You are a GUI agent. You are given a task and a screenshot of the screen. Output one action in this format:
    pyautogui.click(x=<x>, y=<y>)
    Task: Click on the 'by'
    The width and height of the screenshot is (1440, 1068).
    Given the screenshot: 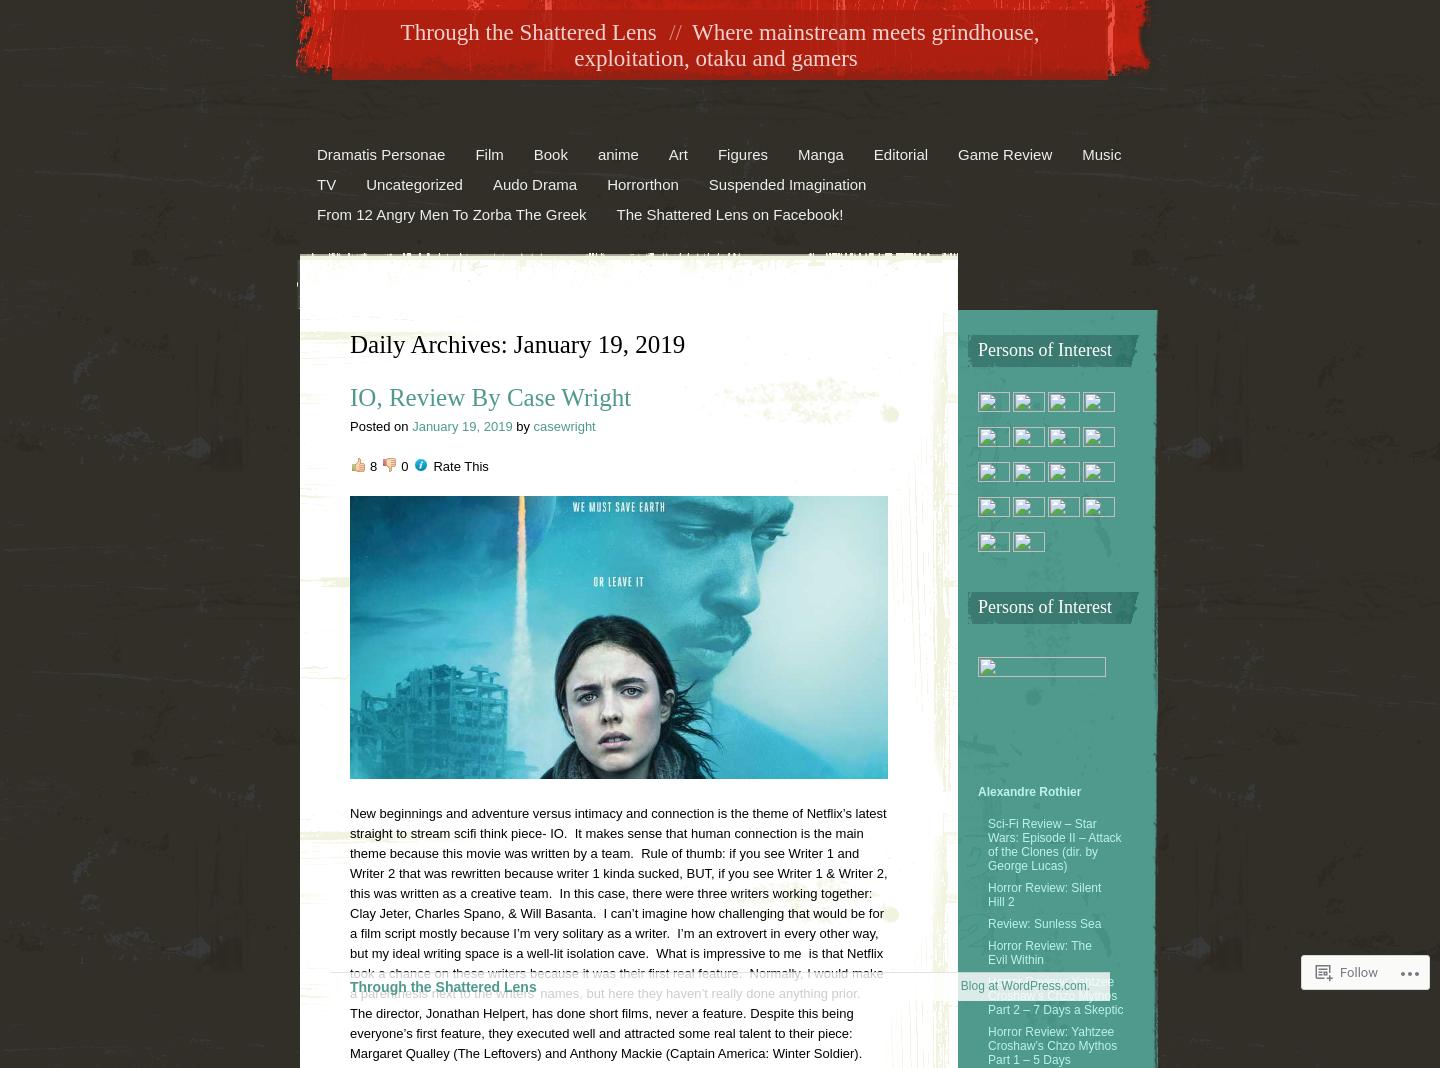 What is the action you would take?
    pyautogui.click(x=523, y=425)
    